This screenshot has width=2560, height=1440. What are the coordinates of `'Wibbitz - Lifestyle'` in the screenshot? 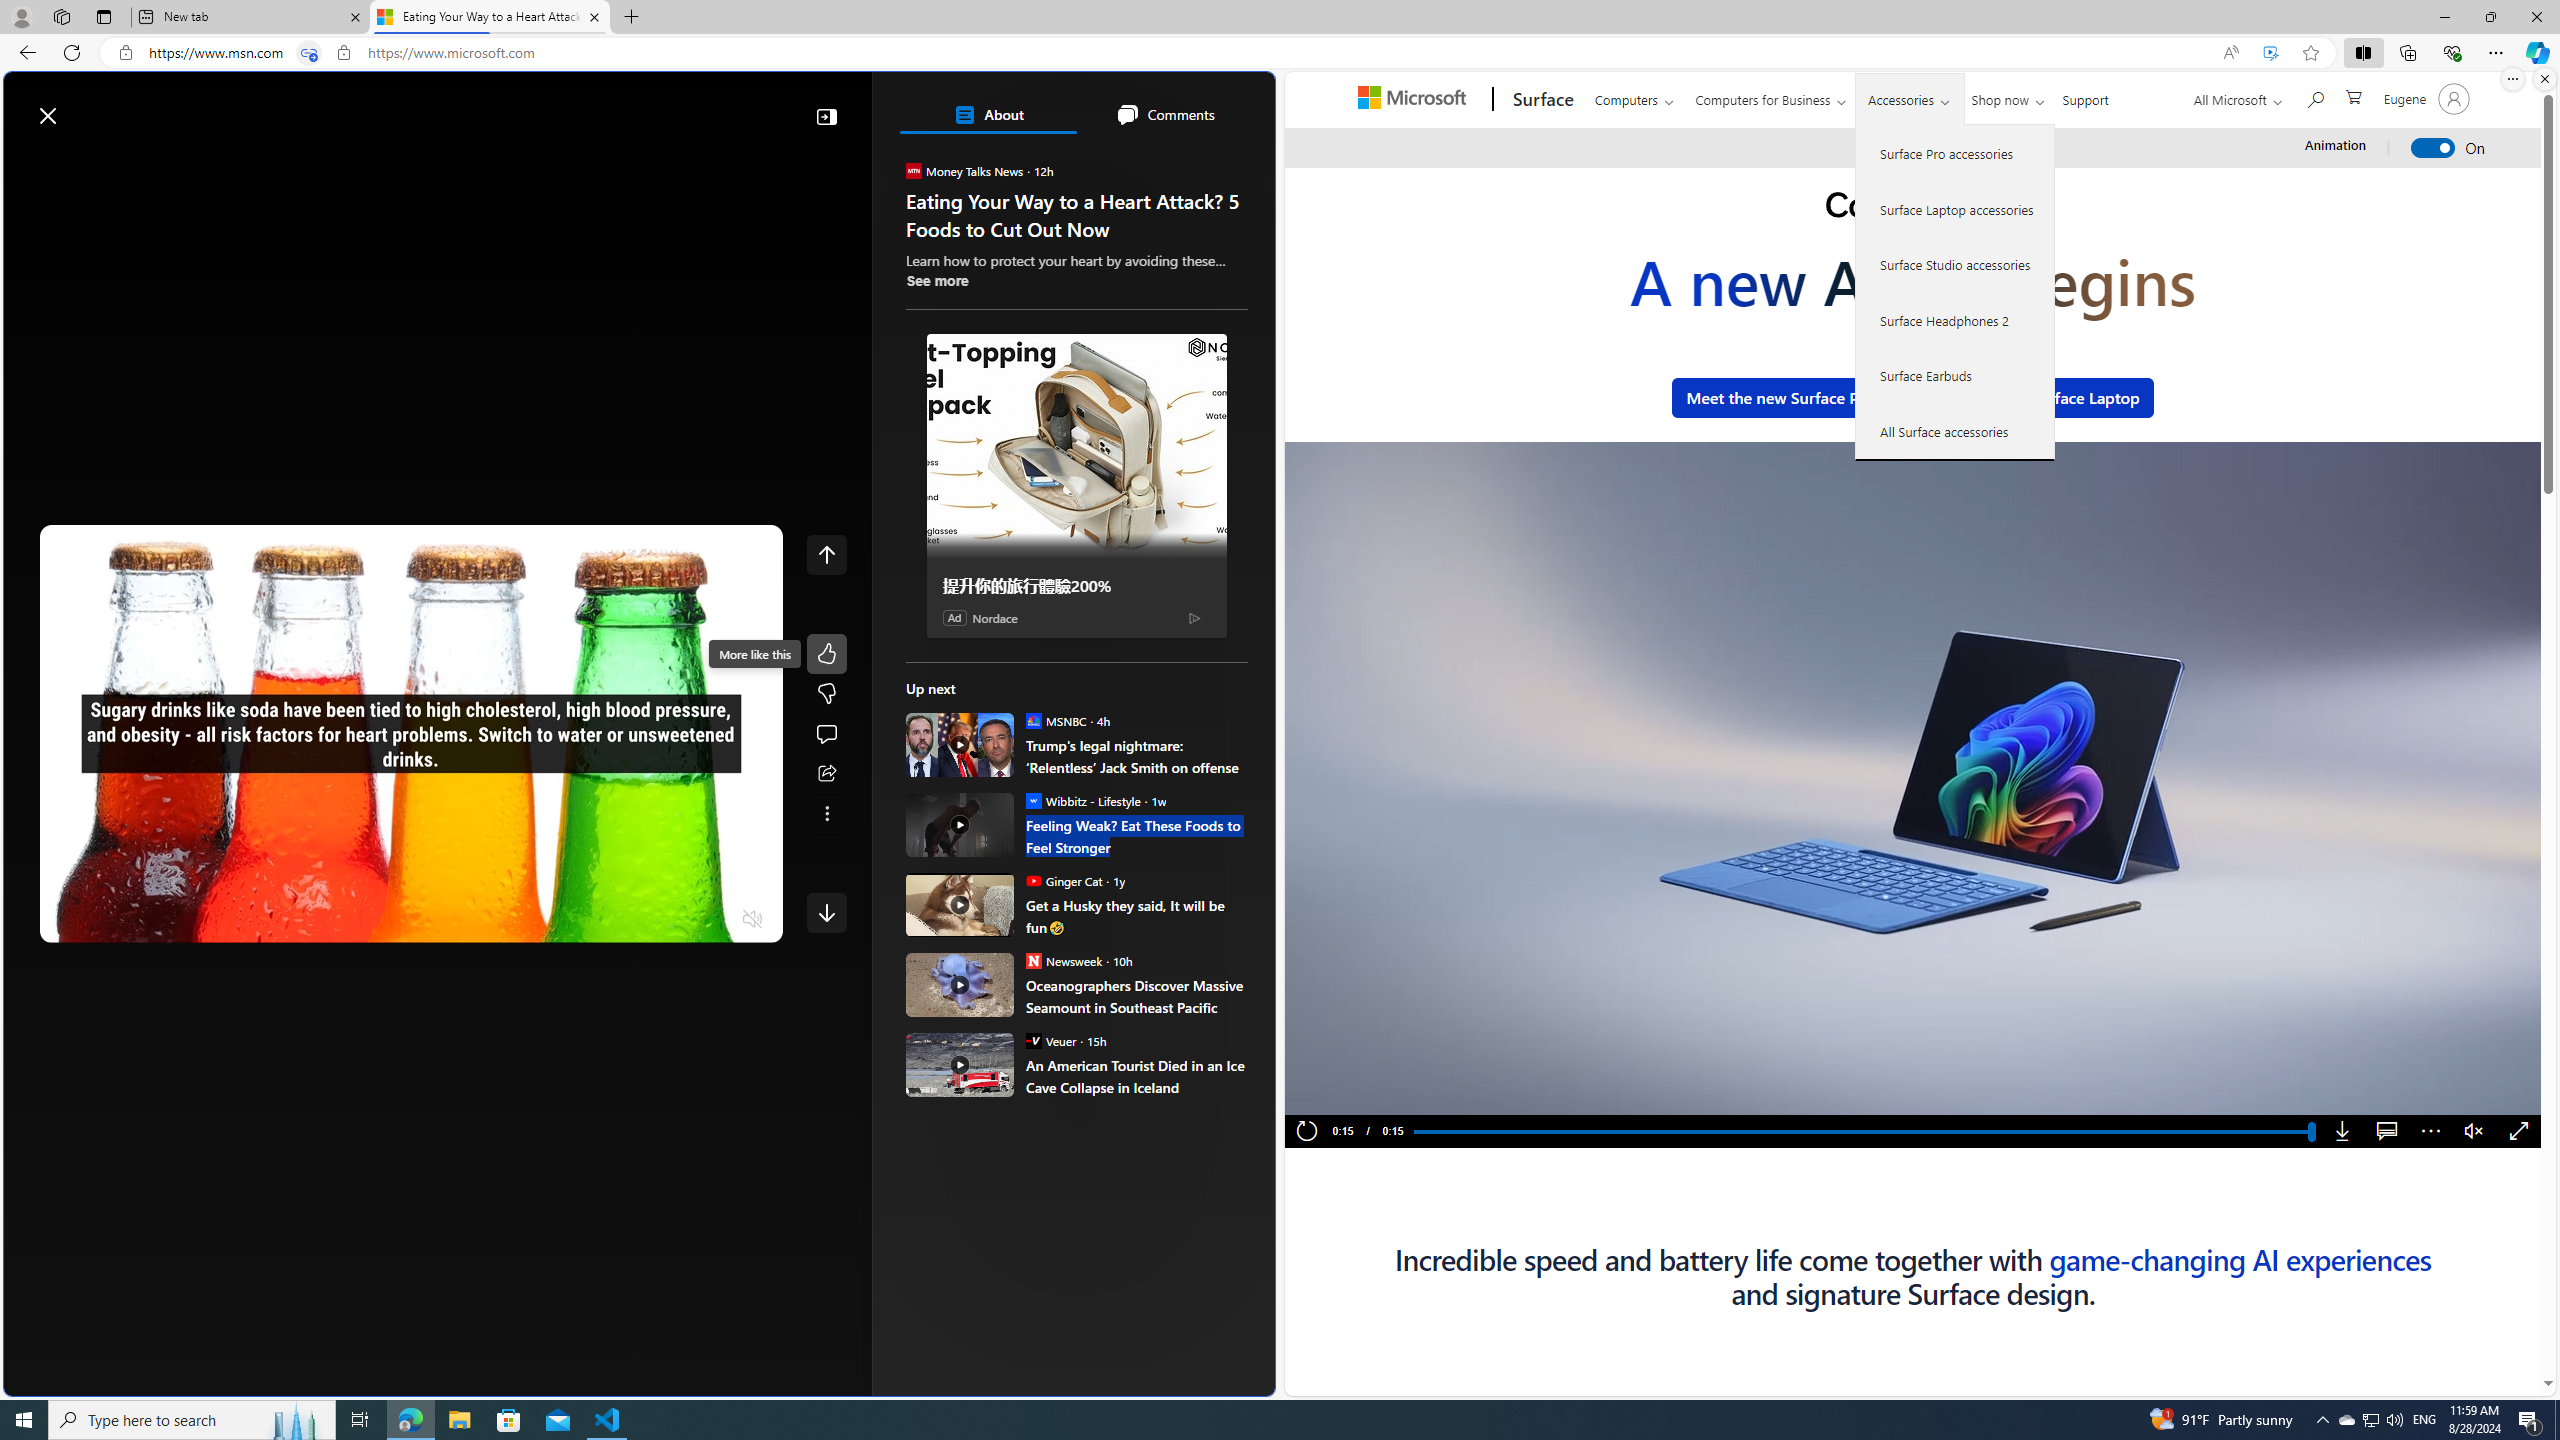 It's located at (1031, 800).